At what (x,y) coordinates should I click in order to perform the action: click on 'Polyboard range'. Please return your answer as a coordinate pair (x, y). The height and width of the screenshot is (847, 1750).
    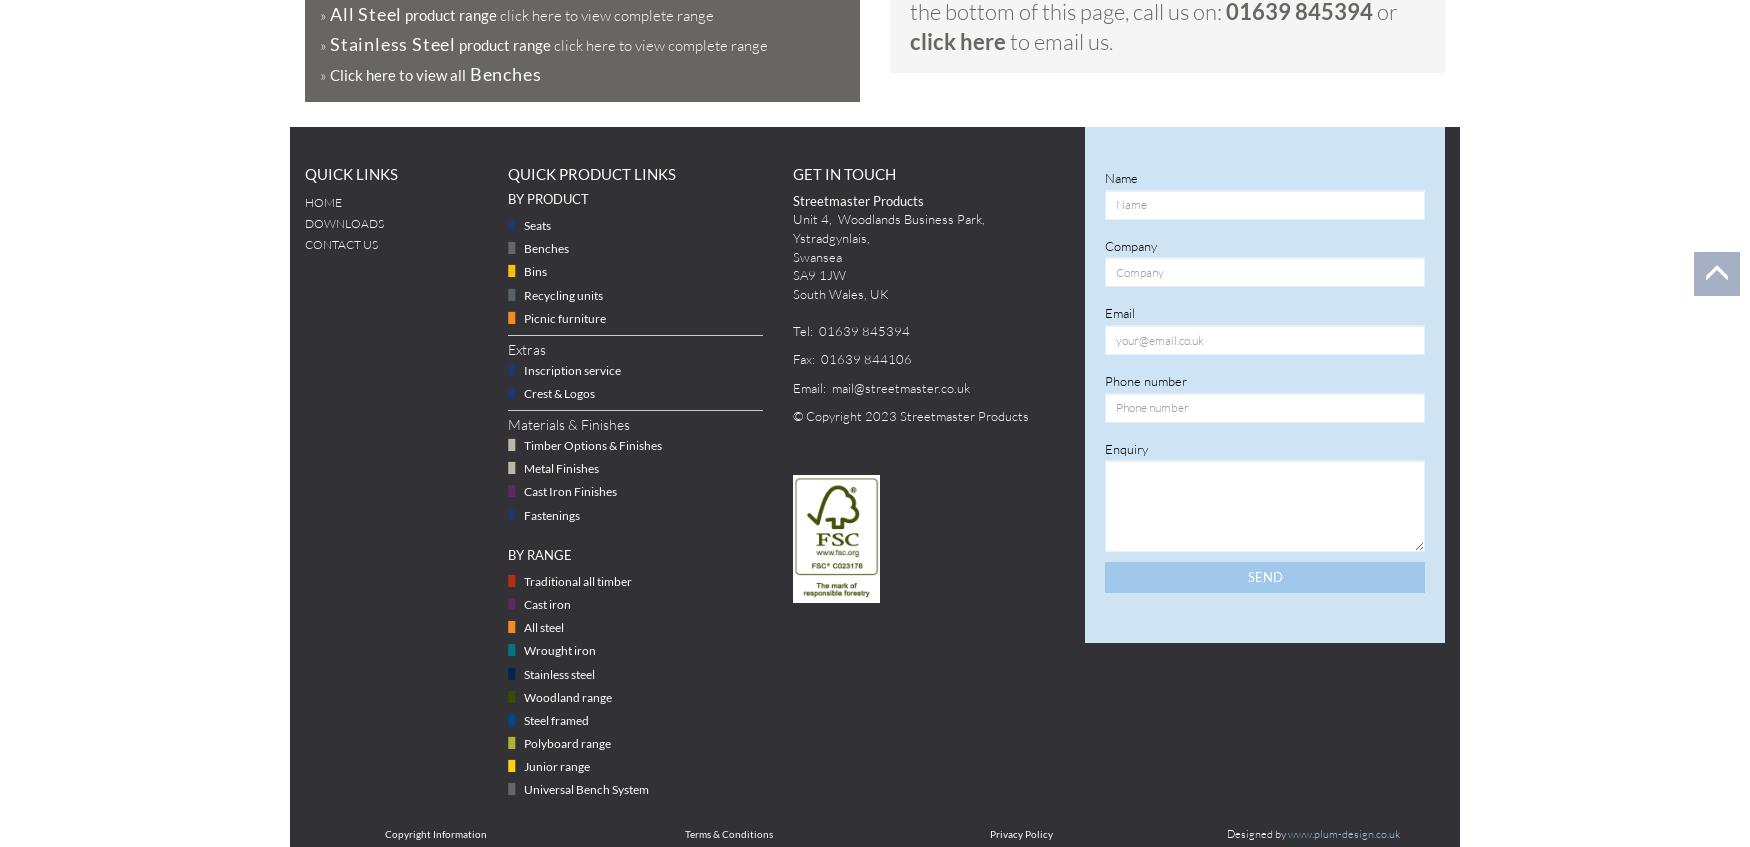
    Looking at the image, I should click on (567, 741).